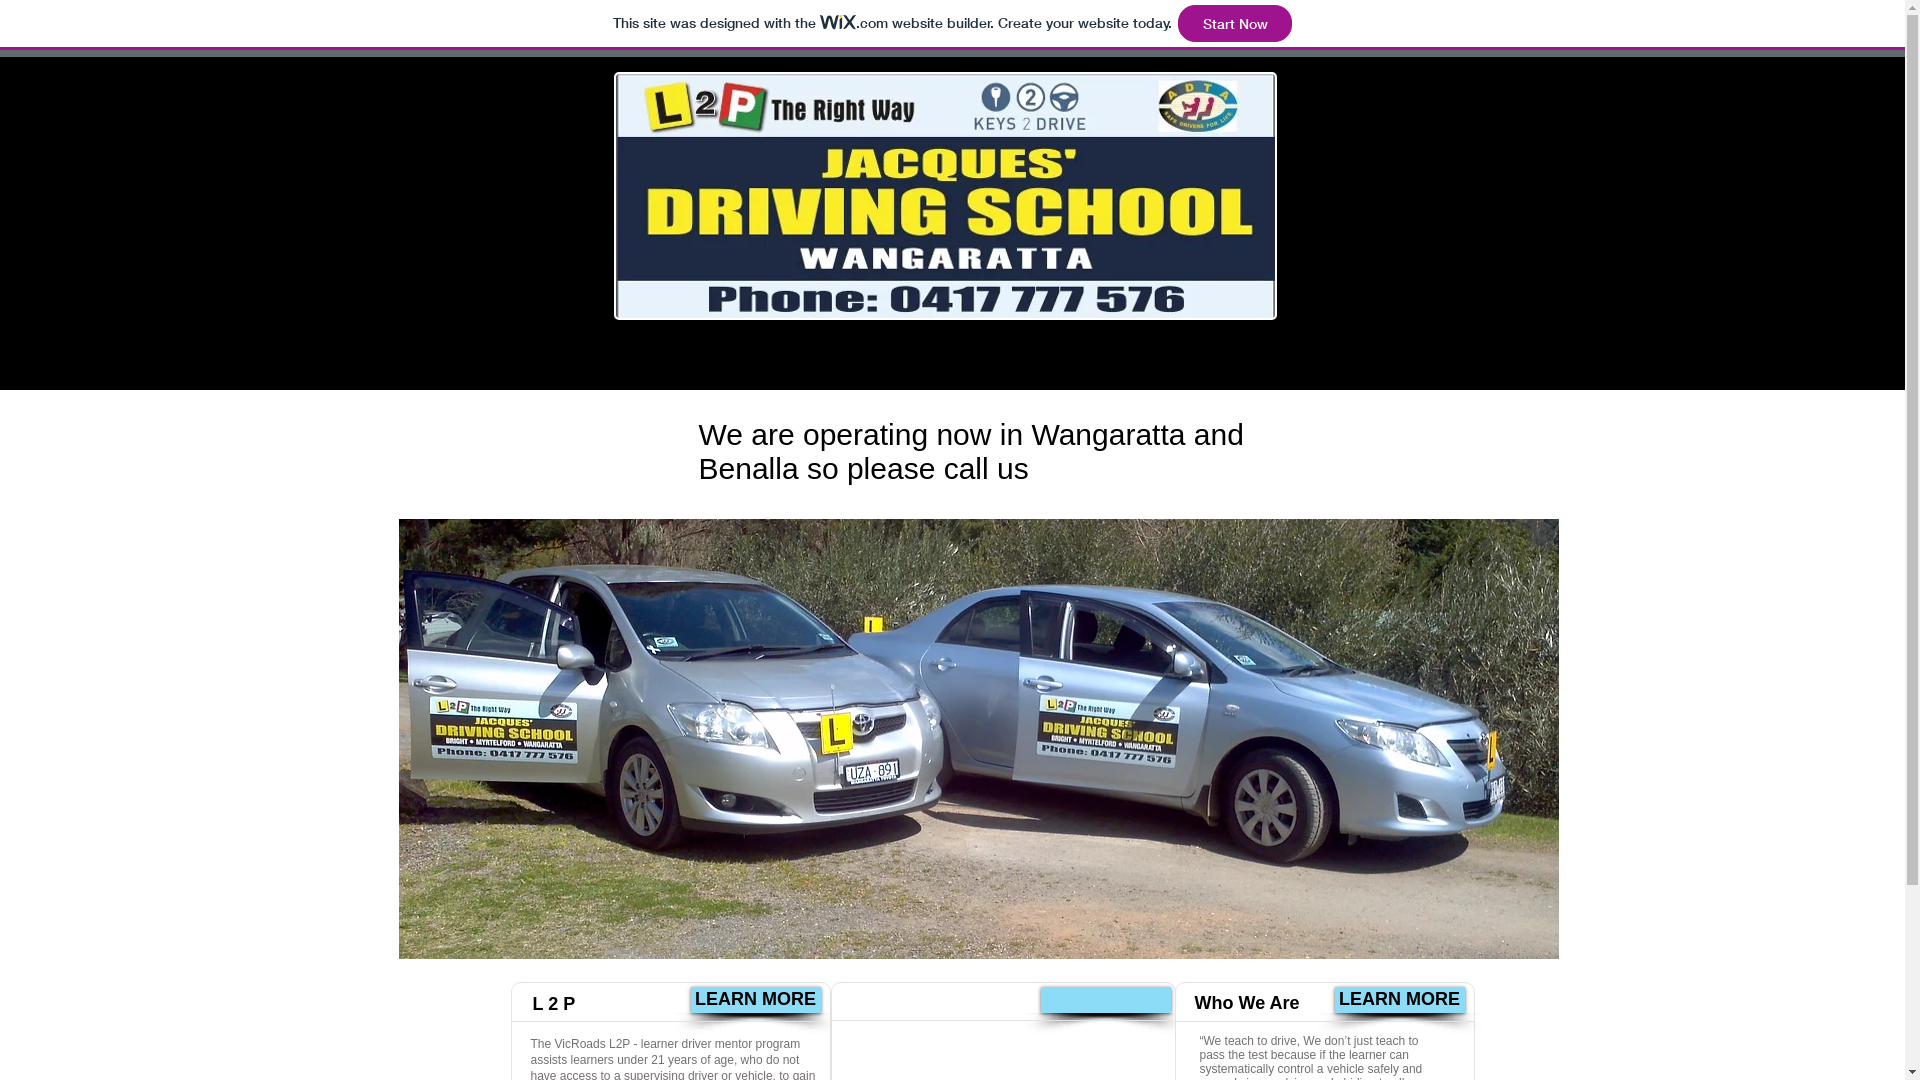 The height and width of the screenshot is (1080, 1920). I want to click on 'LEARN MORE', so click(1397, 999).